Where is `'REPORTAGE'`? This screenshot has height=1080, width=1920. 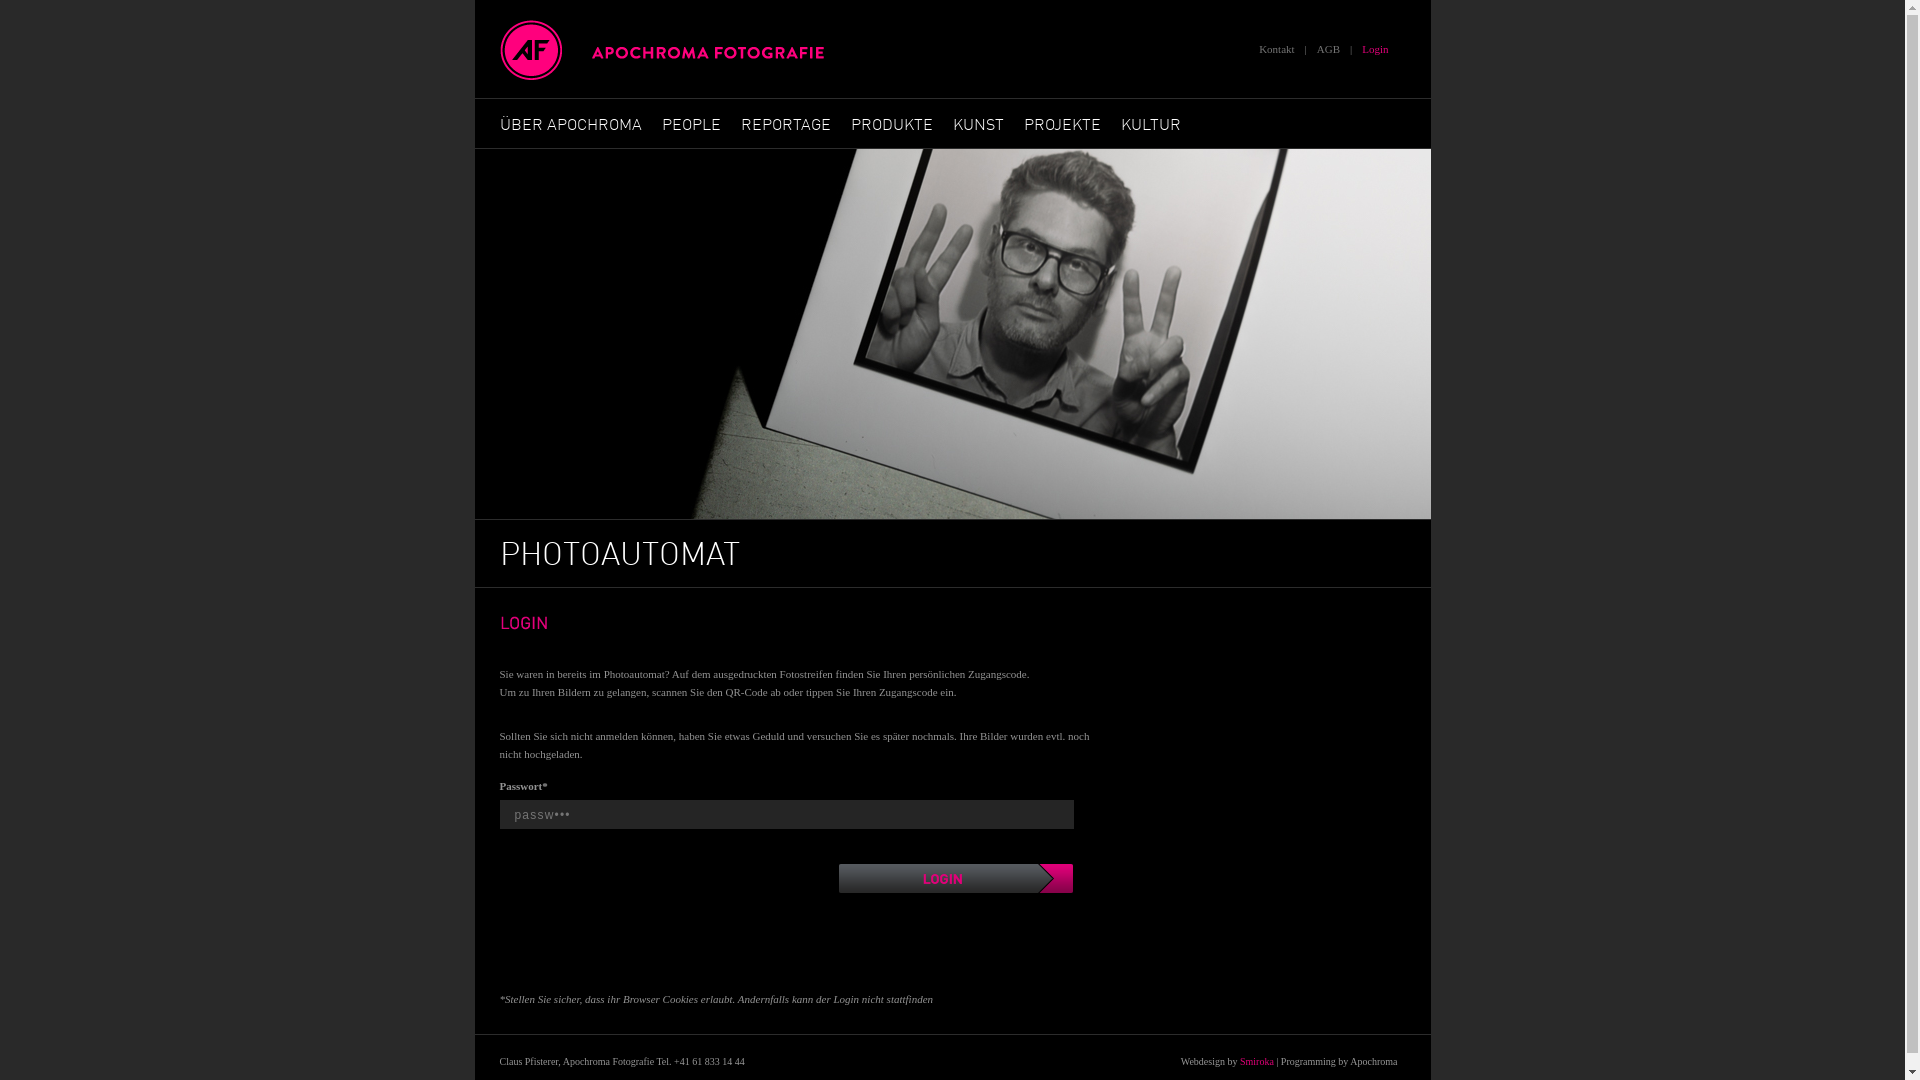
'REPORTAGE' is located at coordinates (738, 126).